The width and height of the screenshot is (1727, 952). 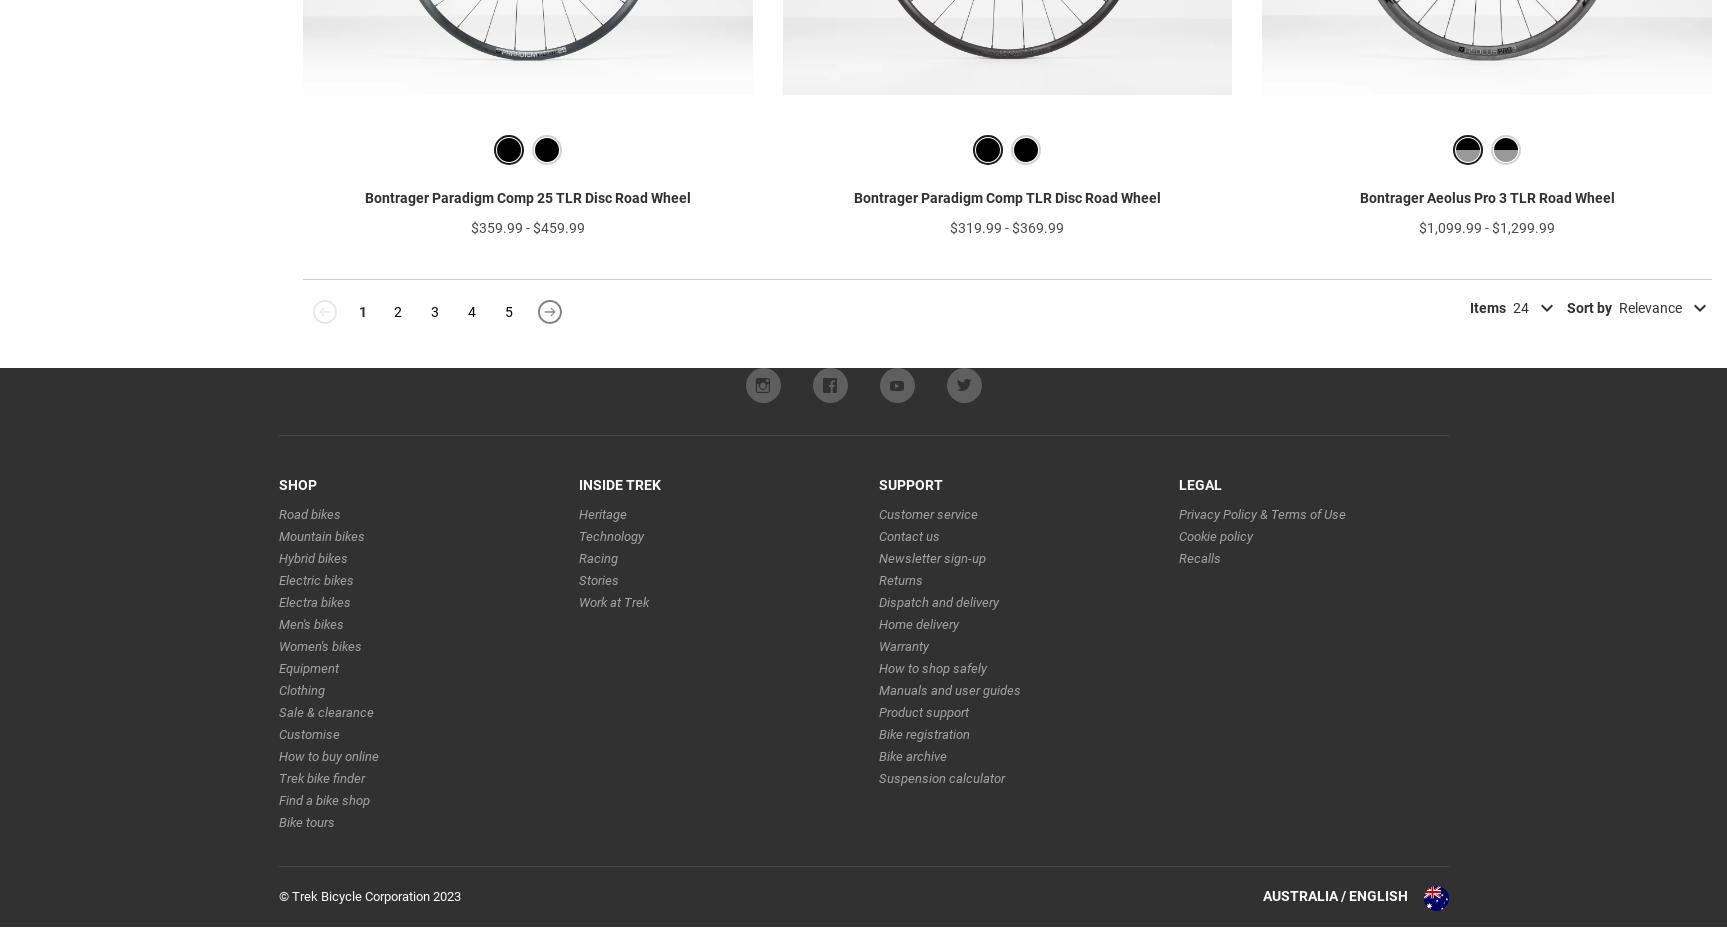 I want to click on 'Bike registration', so click(x=922, y=764).